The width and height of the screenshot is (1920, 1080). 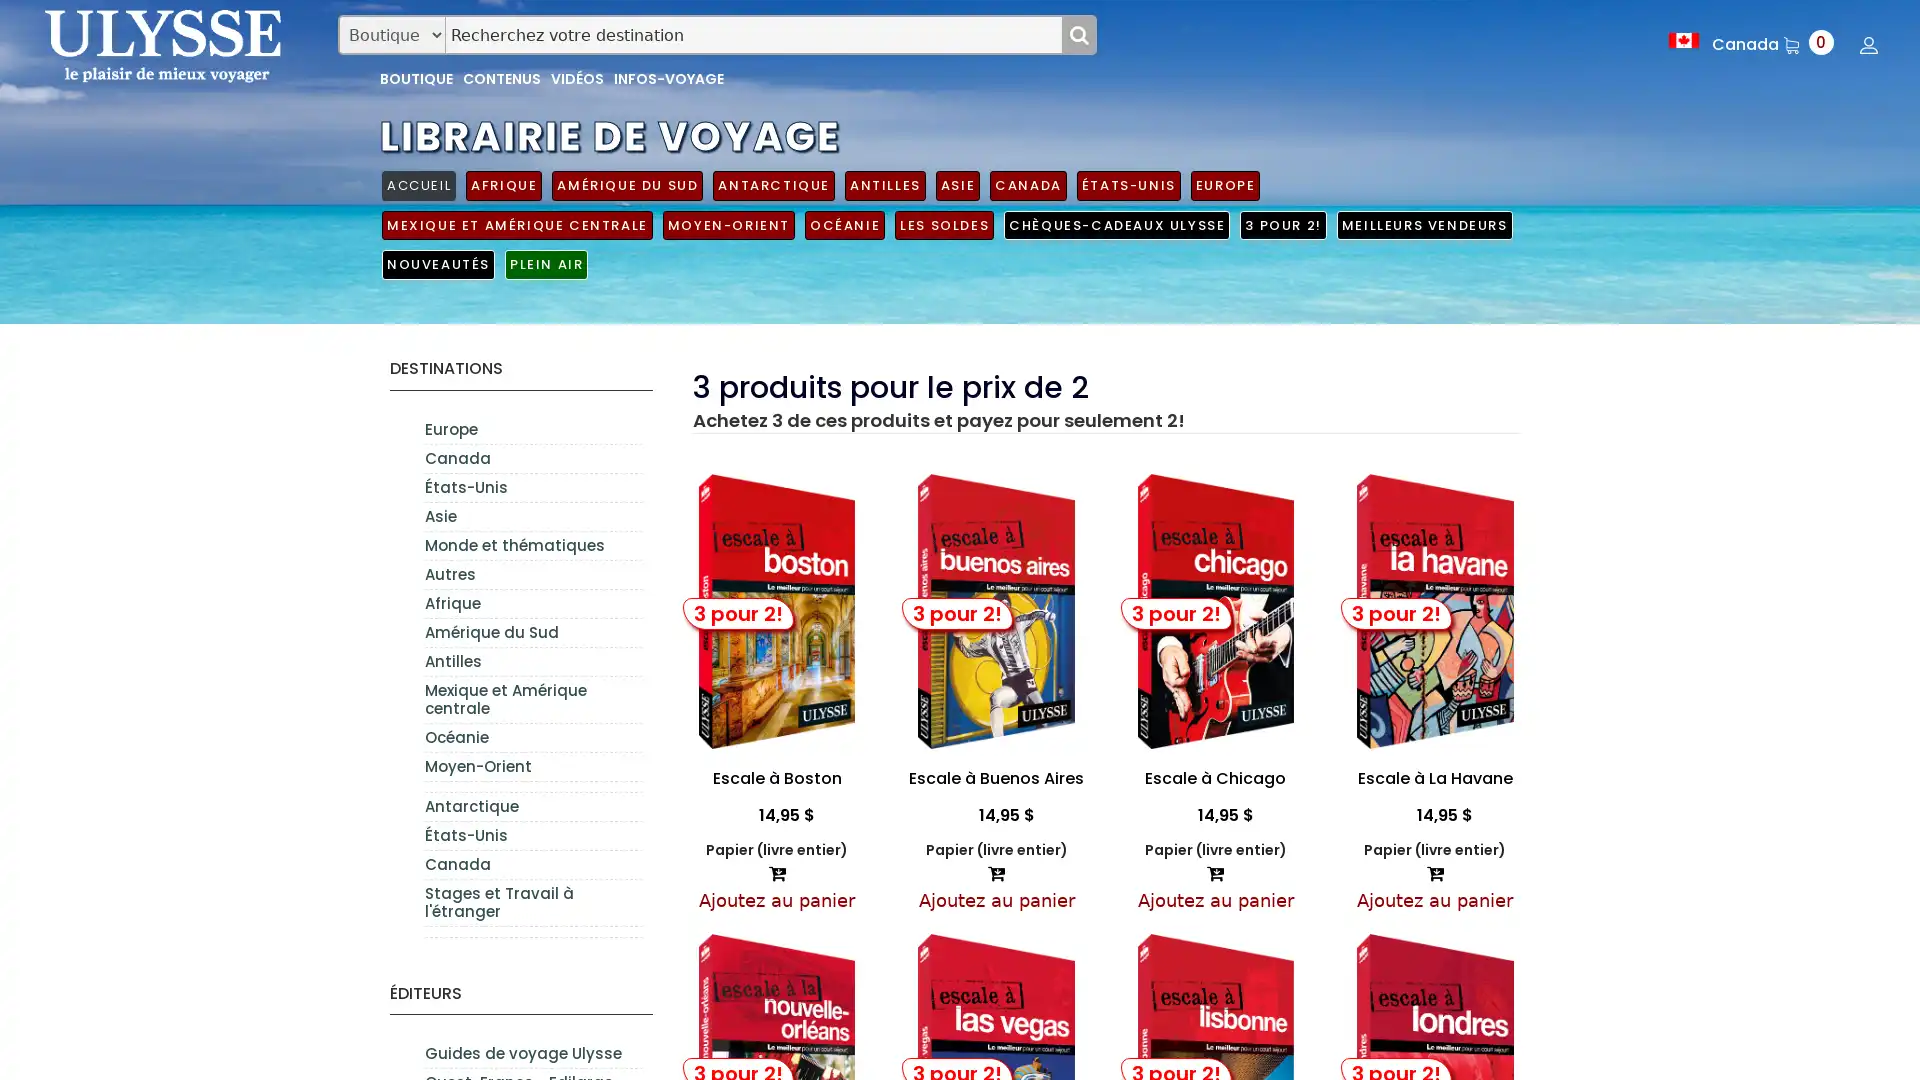 I want to click on ETATS-UNIS, so click(x=1128, y=185).